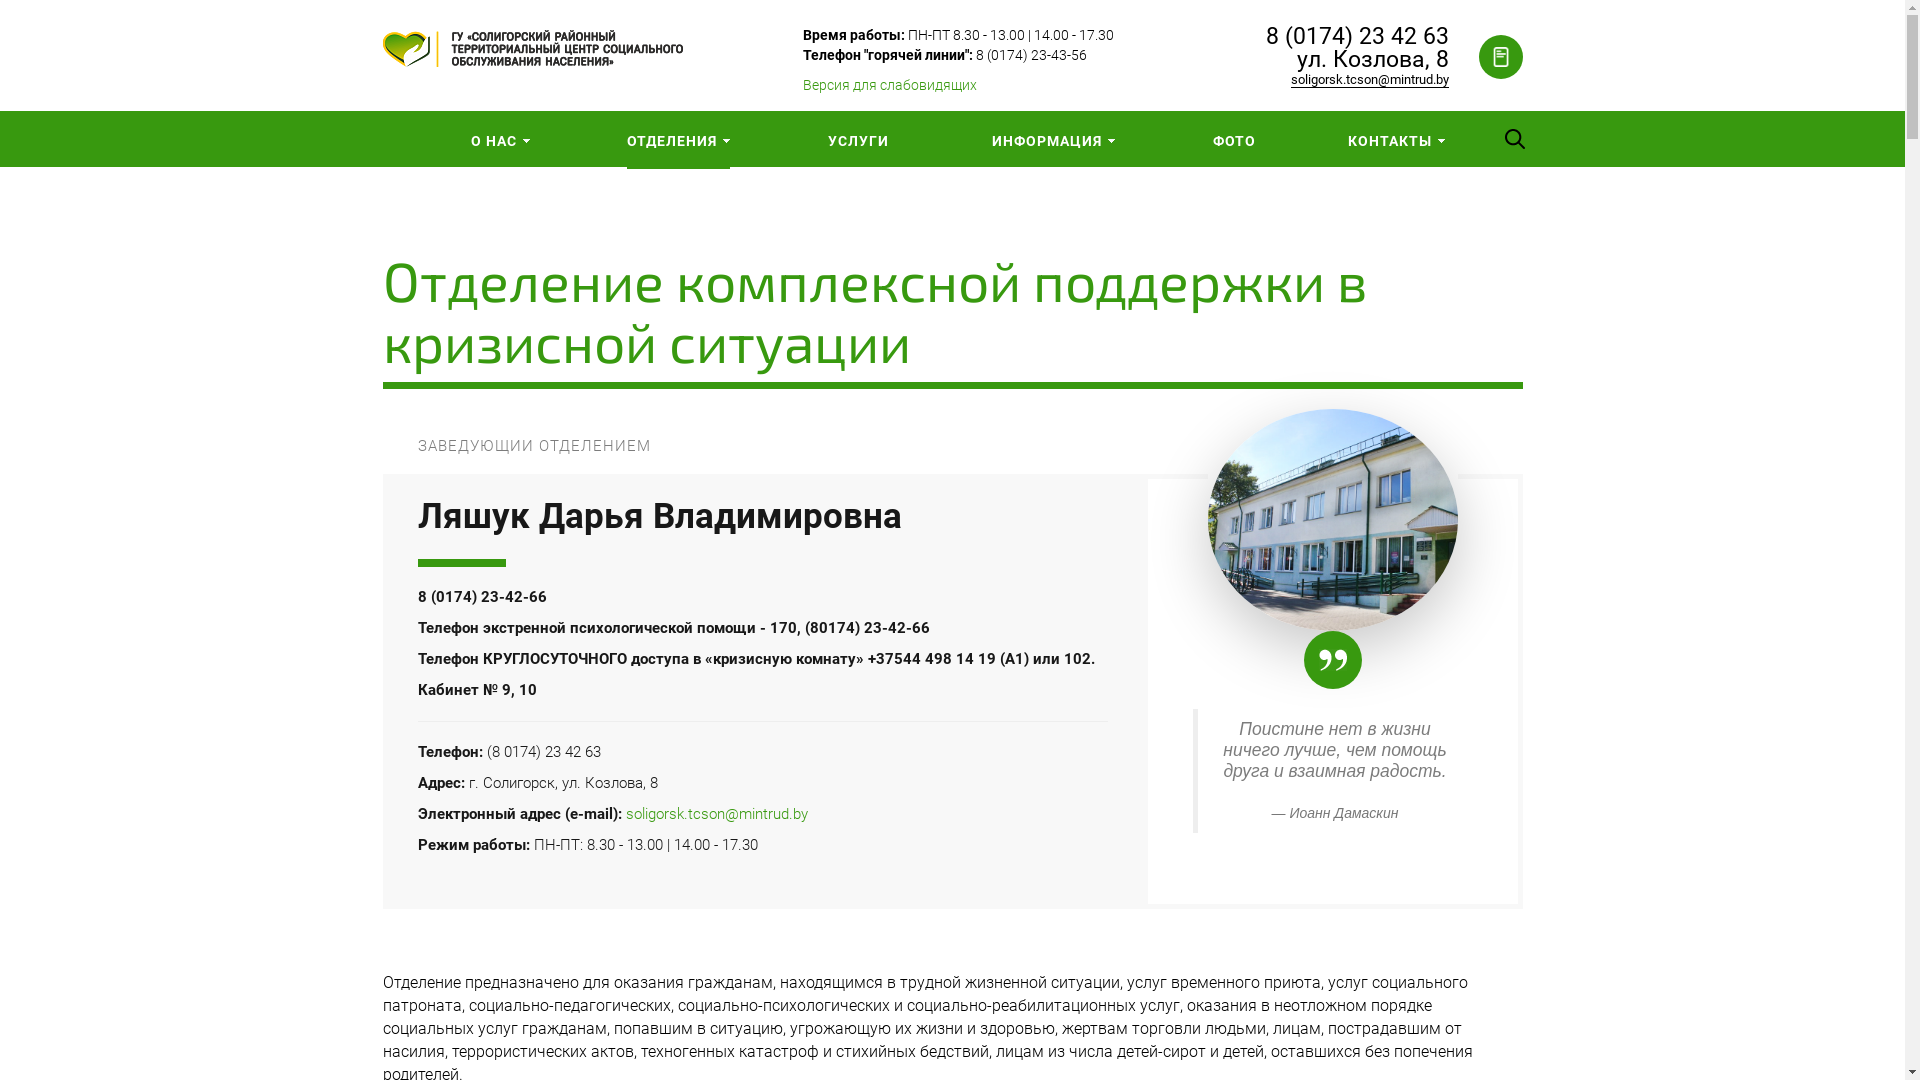 This screenshot has height=1080, width=1920. I want to click on 'soligorsk.tcson@mintrud.by', so click(1290, 79).